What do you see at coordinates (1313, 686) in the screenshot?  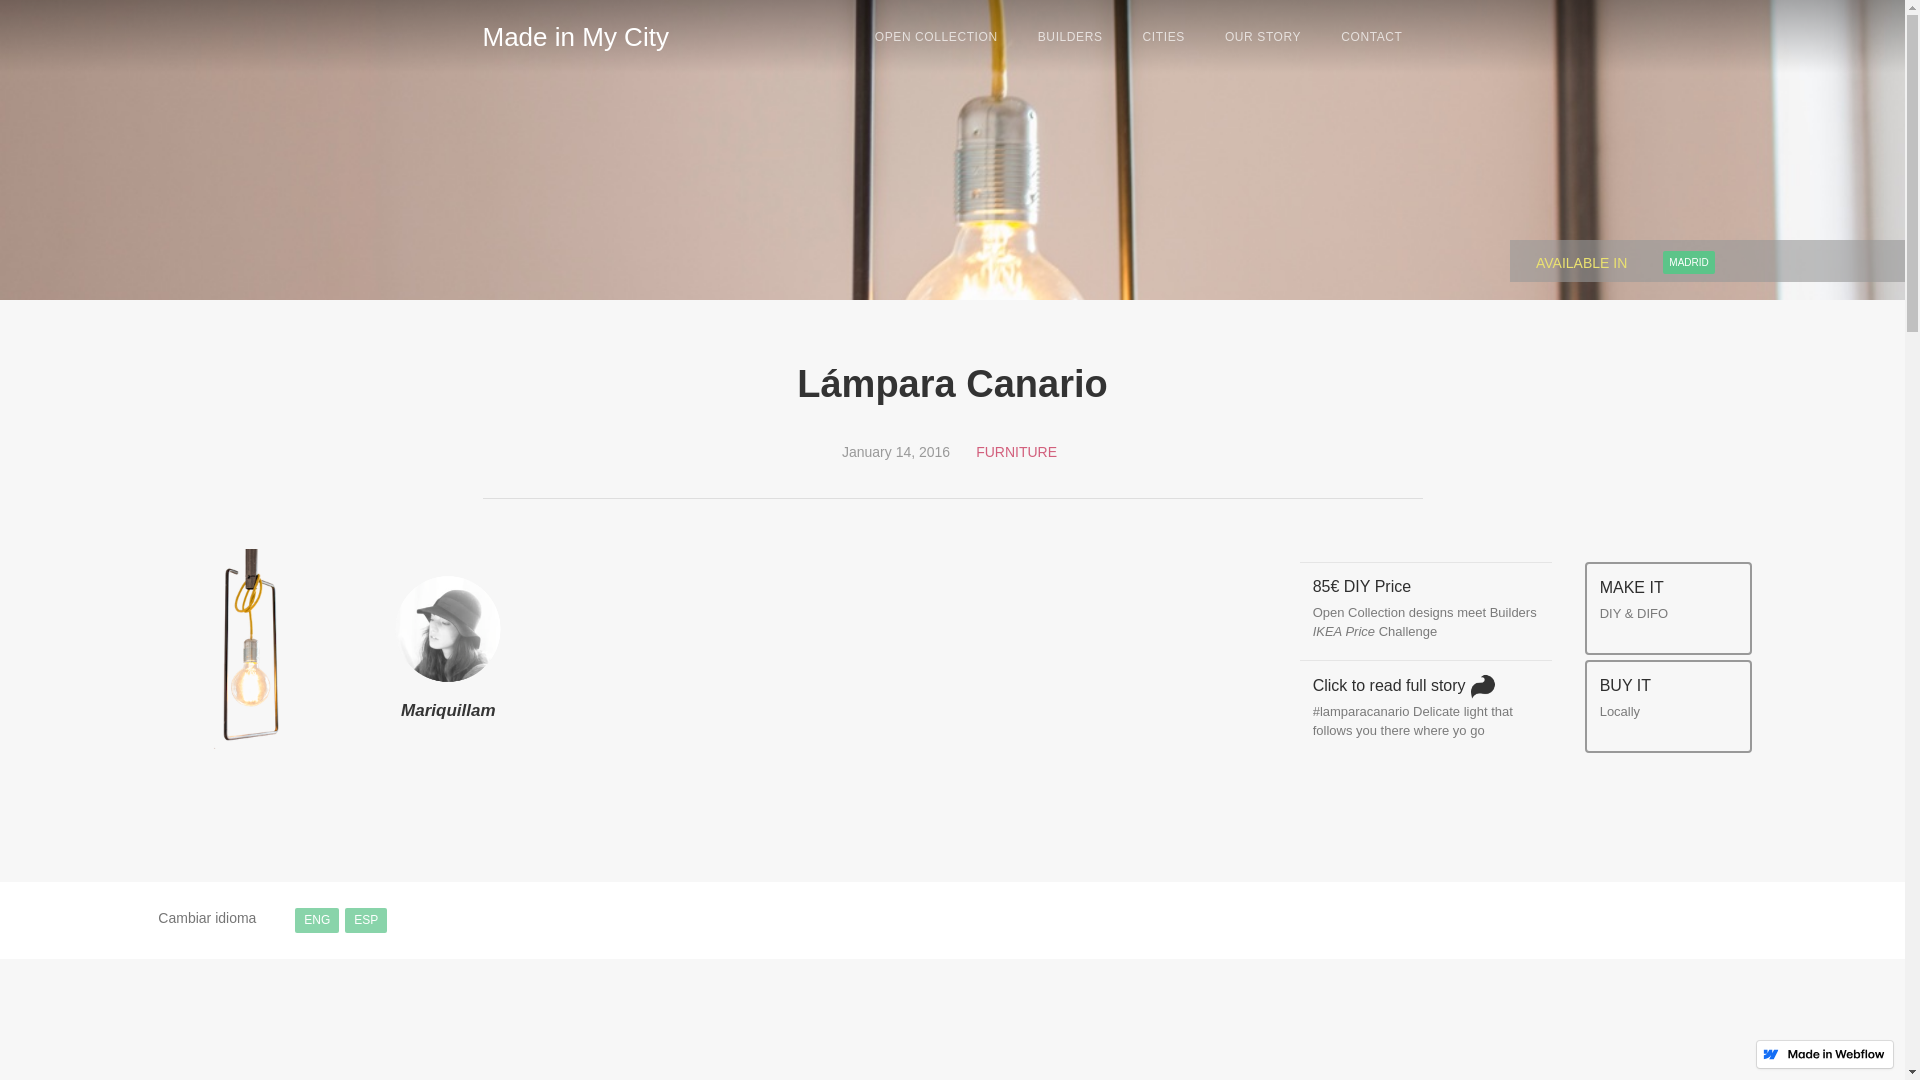 I see `'Click to read full story '` at bounding box center [1313, 686].